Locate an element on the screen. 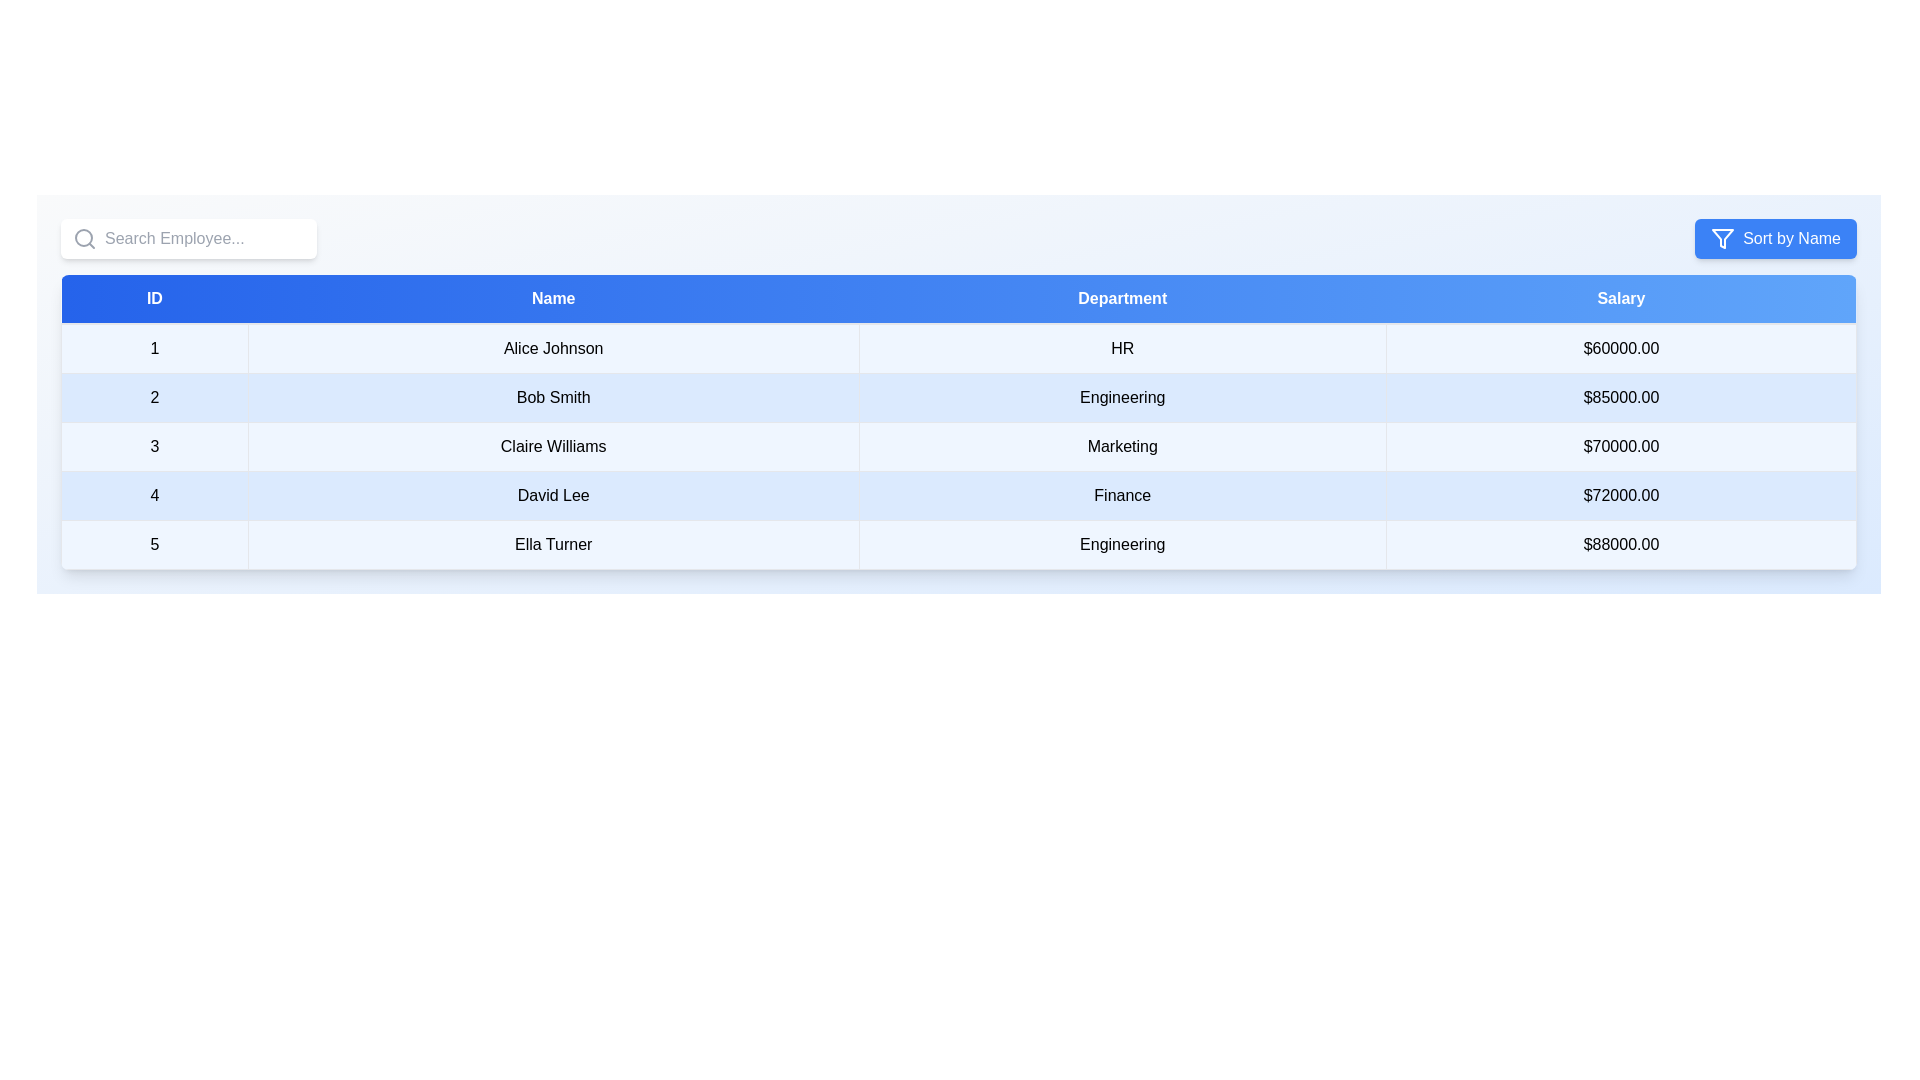 Image resolution: width=1920 pixels, height=1080 pixels. the table cell displaying 'Finance' in black, which is the third column of the fourth row under the 'Department' column is located at coordinates (1122, 495).